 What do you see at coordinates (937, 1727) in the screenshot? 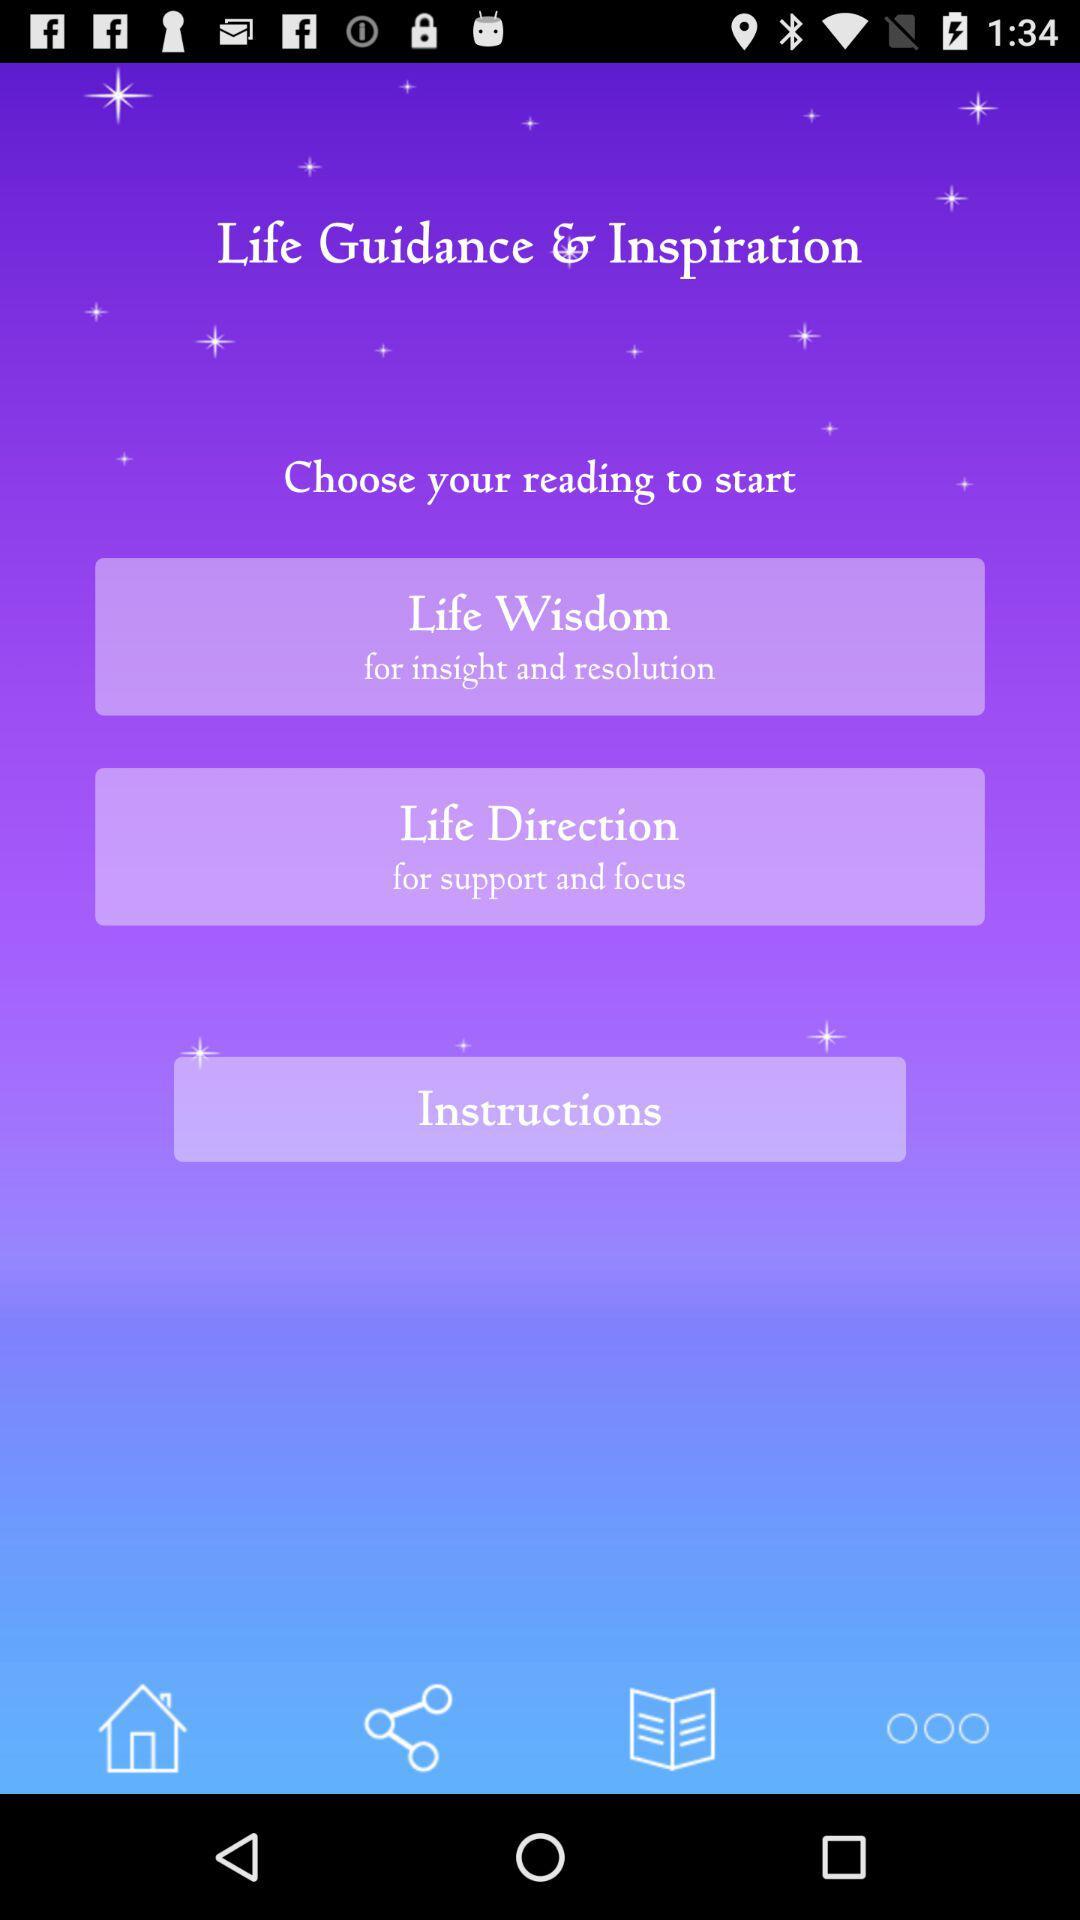
I see `the icon at the bottom right corner` at bounding box center [937, 1727].